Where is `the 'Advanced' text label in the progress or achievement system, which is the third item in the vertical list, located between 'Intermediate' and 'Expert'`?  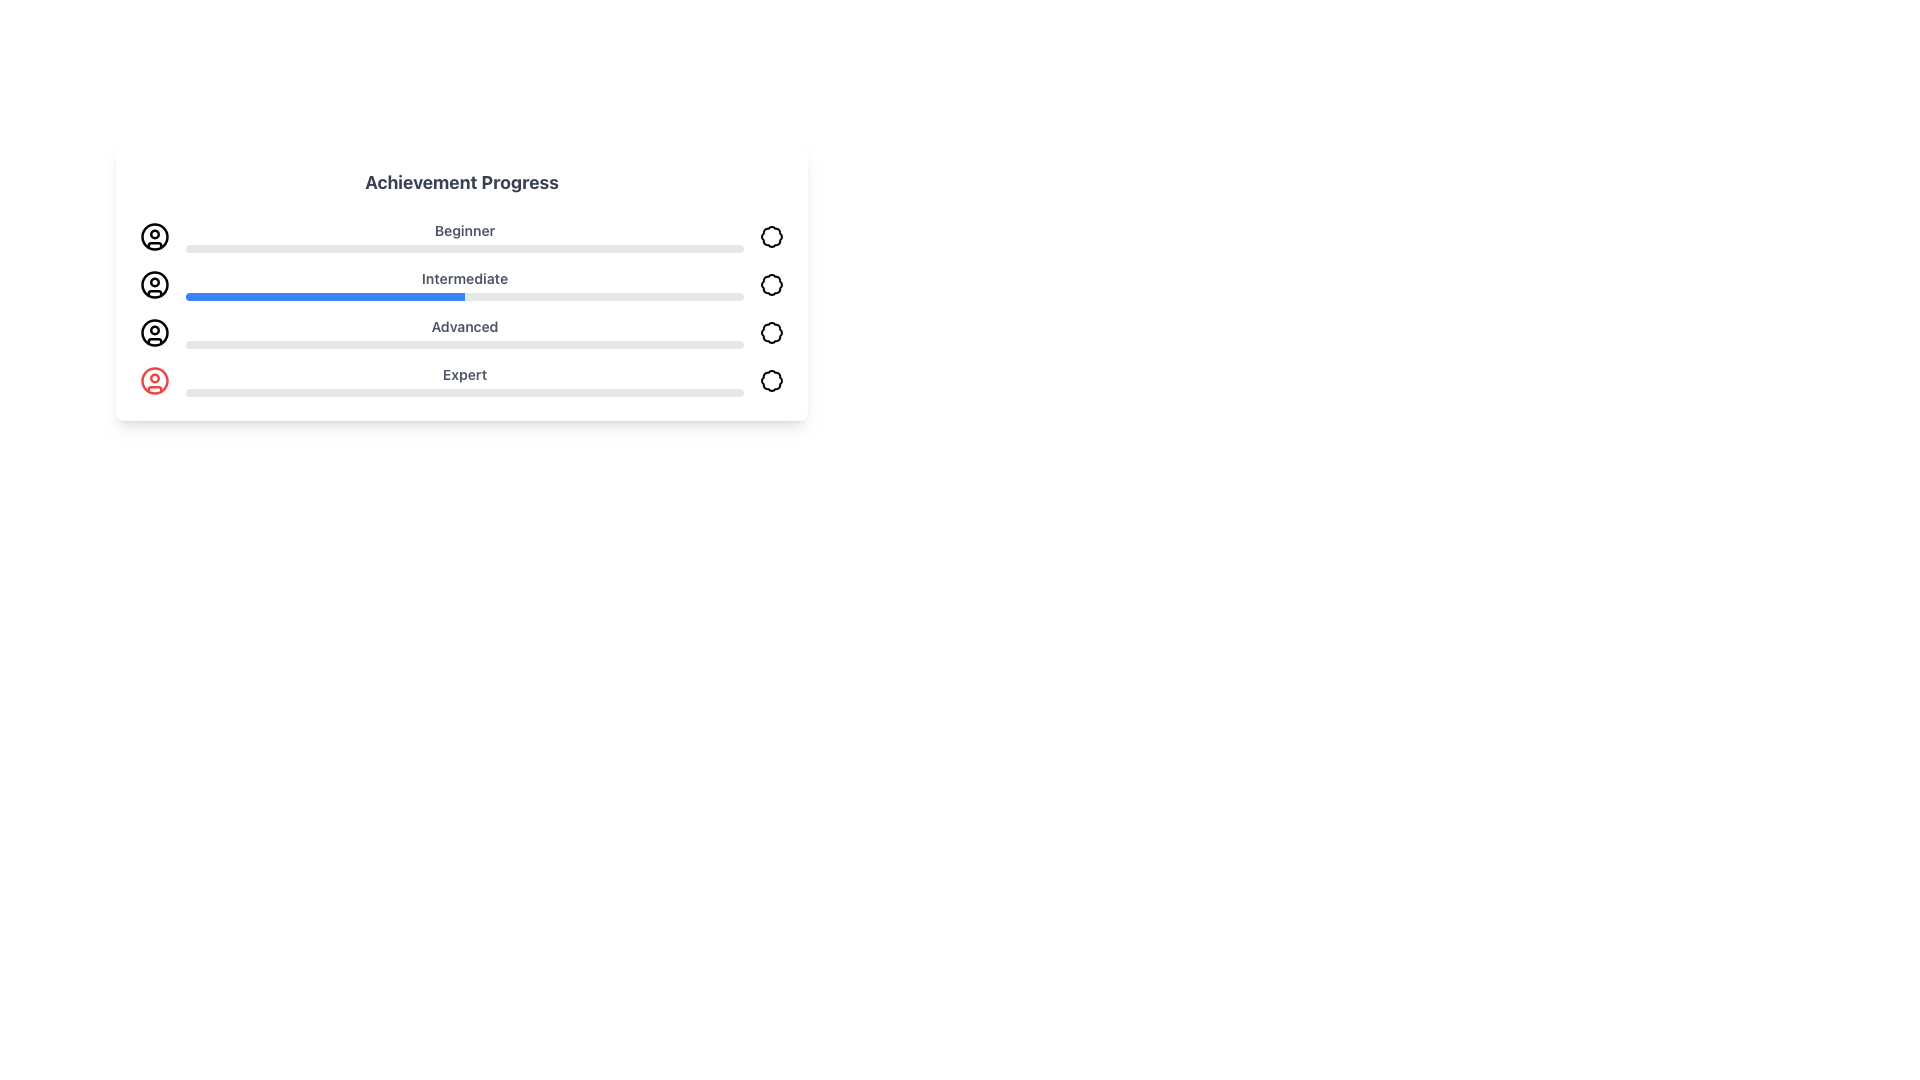
the 'Advanced' text label in the progress or achievement system, which is the third item in the vertical list, located between 'Intermediate' and 'Expert' is located at coordinates (464, 331).